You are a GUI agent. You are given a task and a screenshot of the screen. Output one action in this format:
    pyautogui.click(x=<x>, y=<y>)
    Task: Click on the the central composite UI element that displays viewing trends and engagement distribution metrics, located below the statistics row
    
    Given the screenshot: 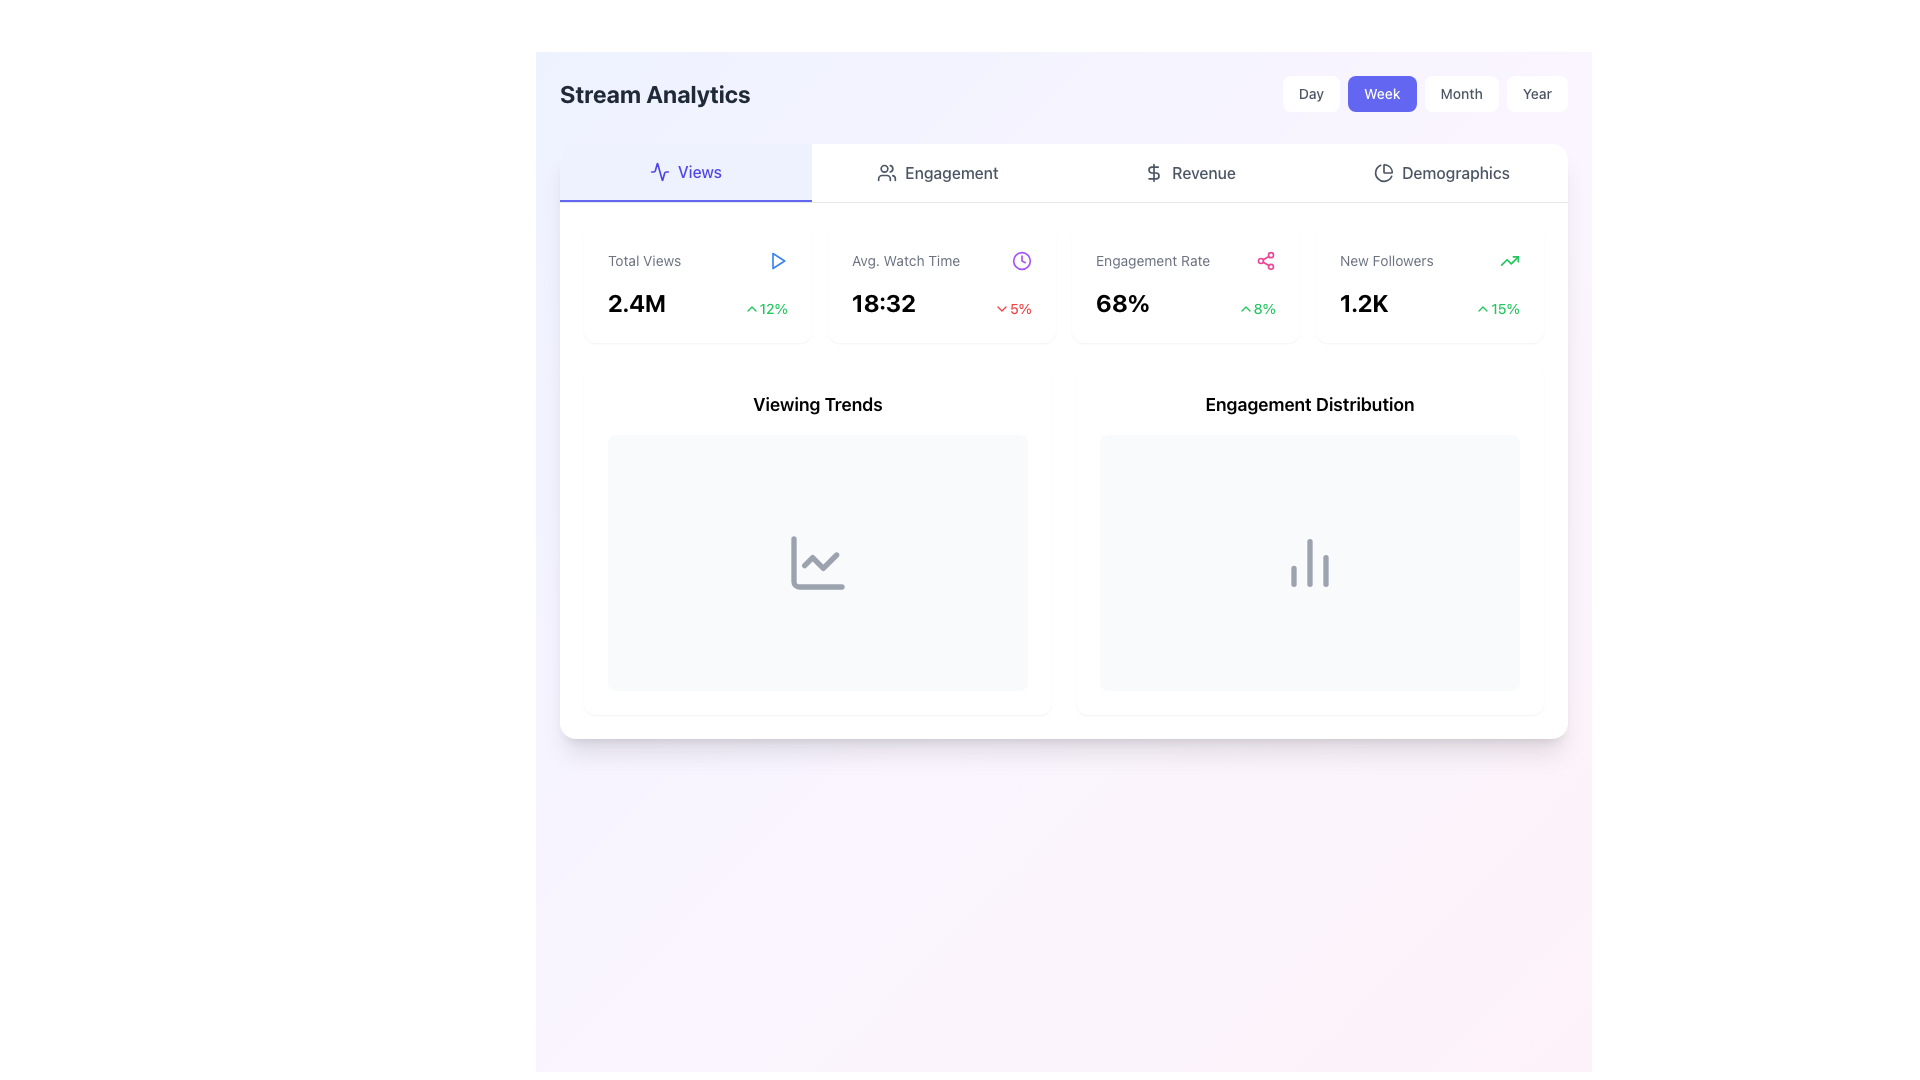 What is the action you would take?
    pyautogui.click(x=1063, y=540)
    